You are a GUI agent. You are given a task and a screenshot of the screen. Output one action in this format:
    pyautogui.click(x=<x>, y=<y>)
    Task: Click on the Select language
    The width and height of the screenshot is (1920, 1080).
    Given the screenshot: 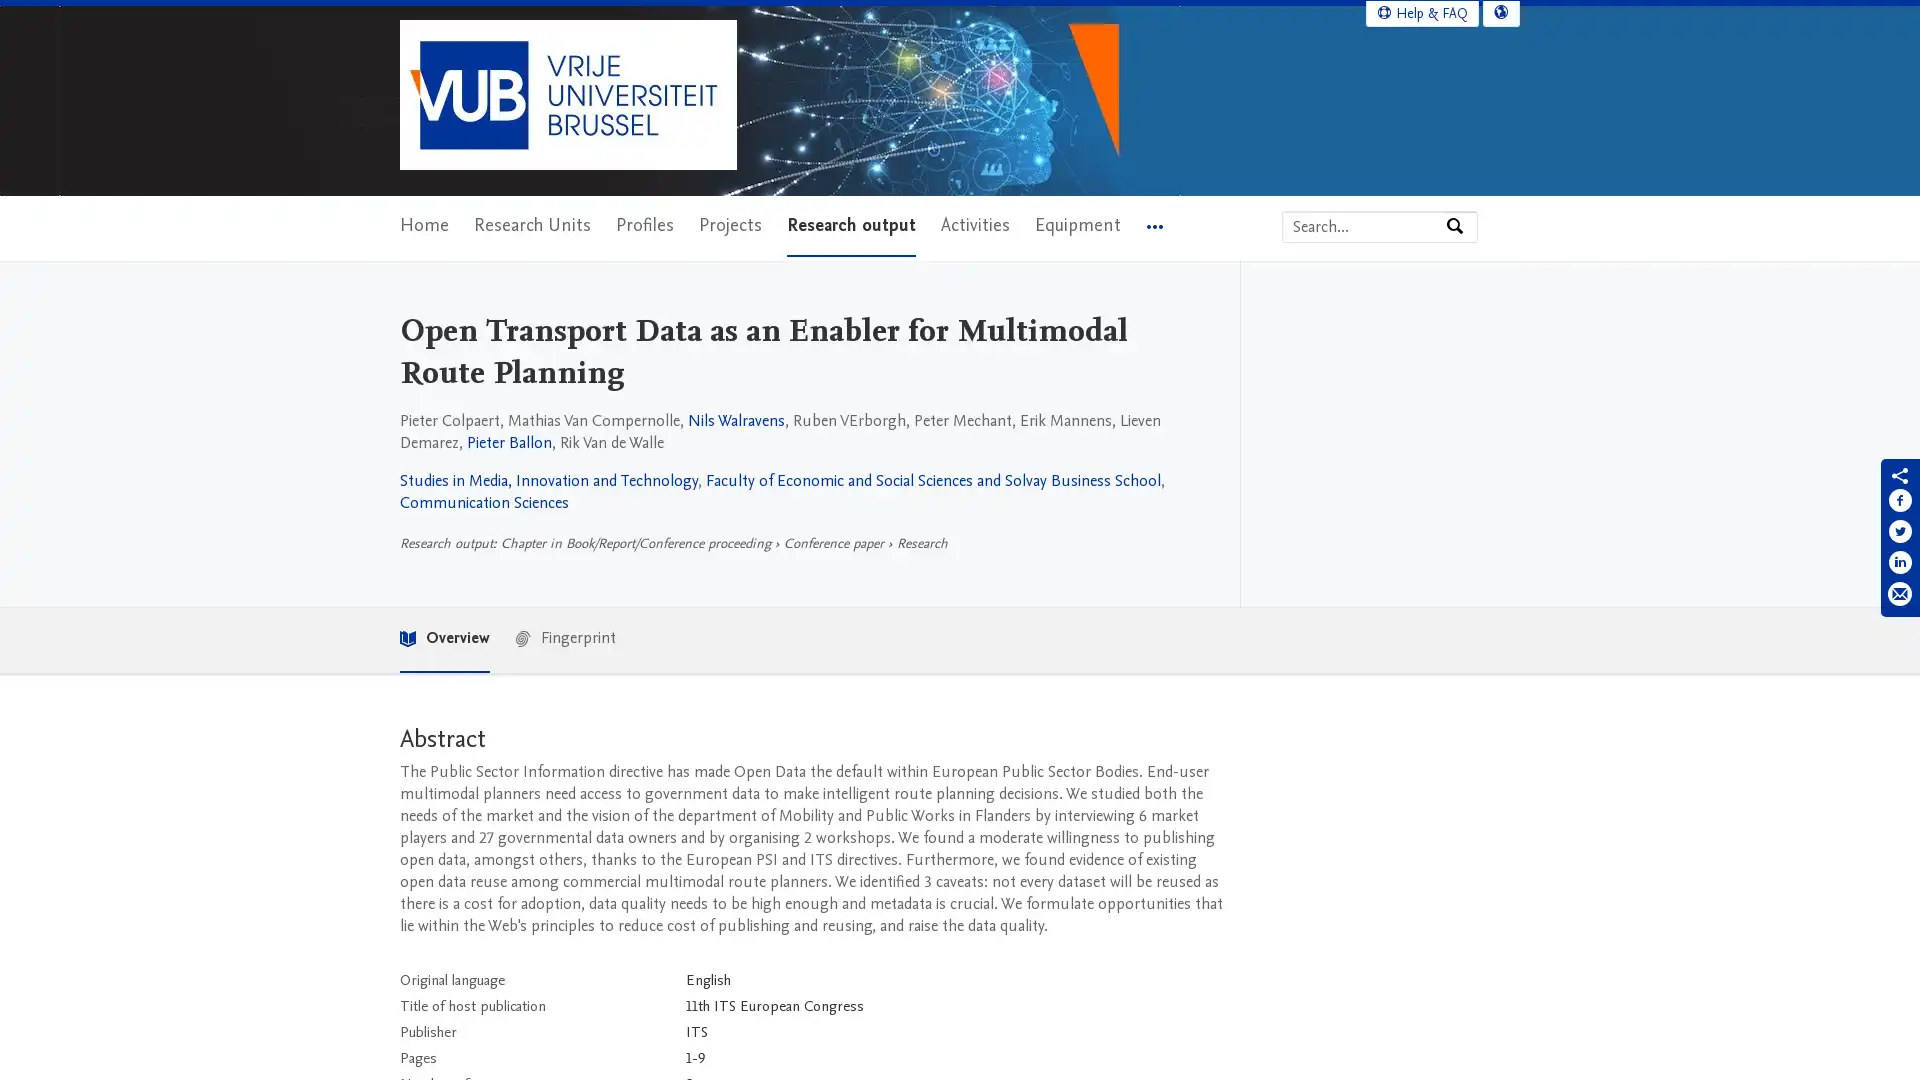 What is the action you would take?
    pyautogui.click(x=1501, y=12)
    